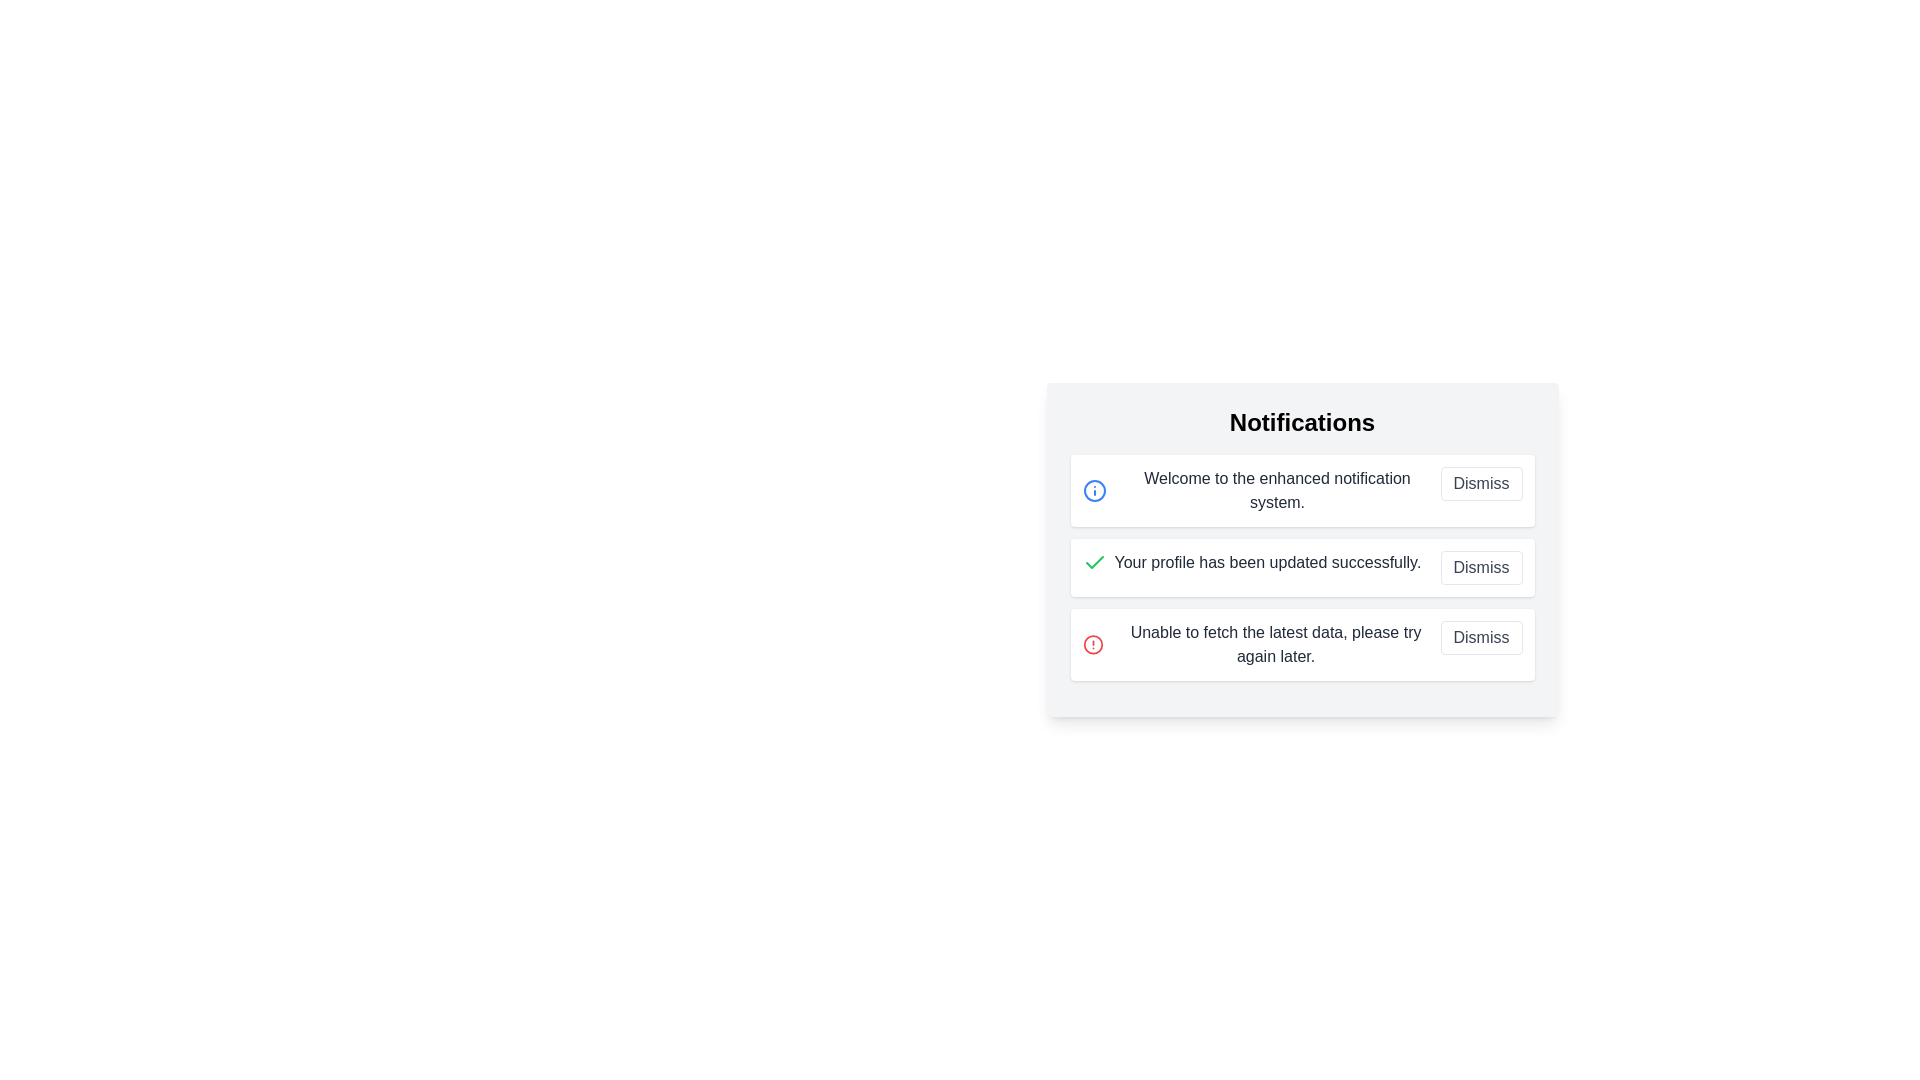 The image size is (1920, 1080). I want to click on the small circular blue outlined information icon located to the left of the text 'Welcome to the enhanced notification system.', so click(1093, 490).